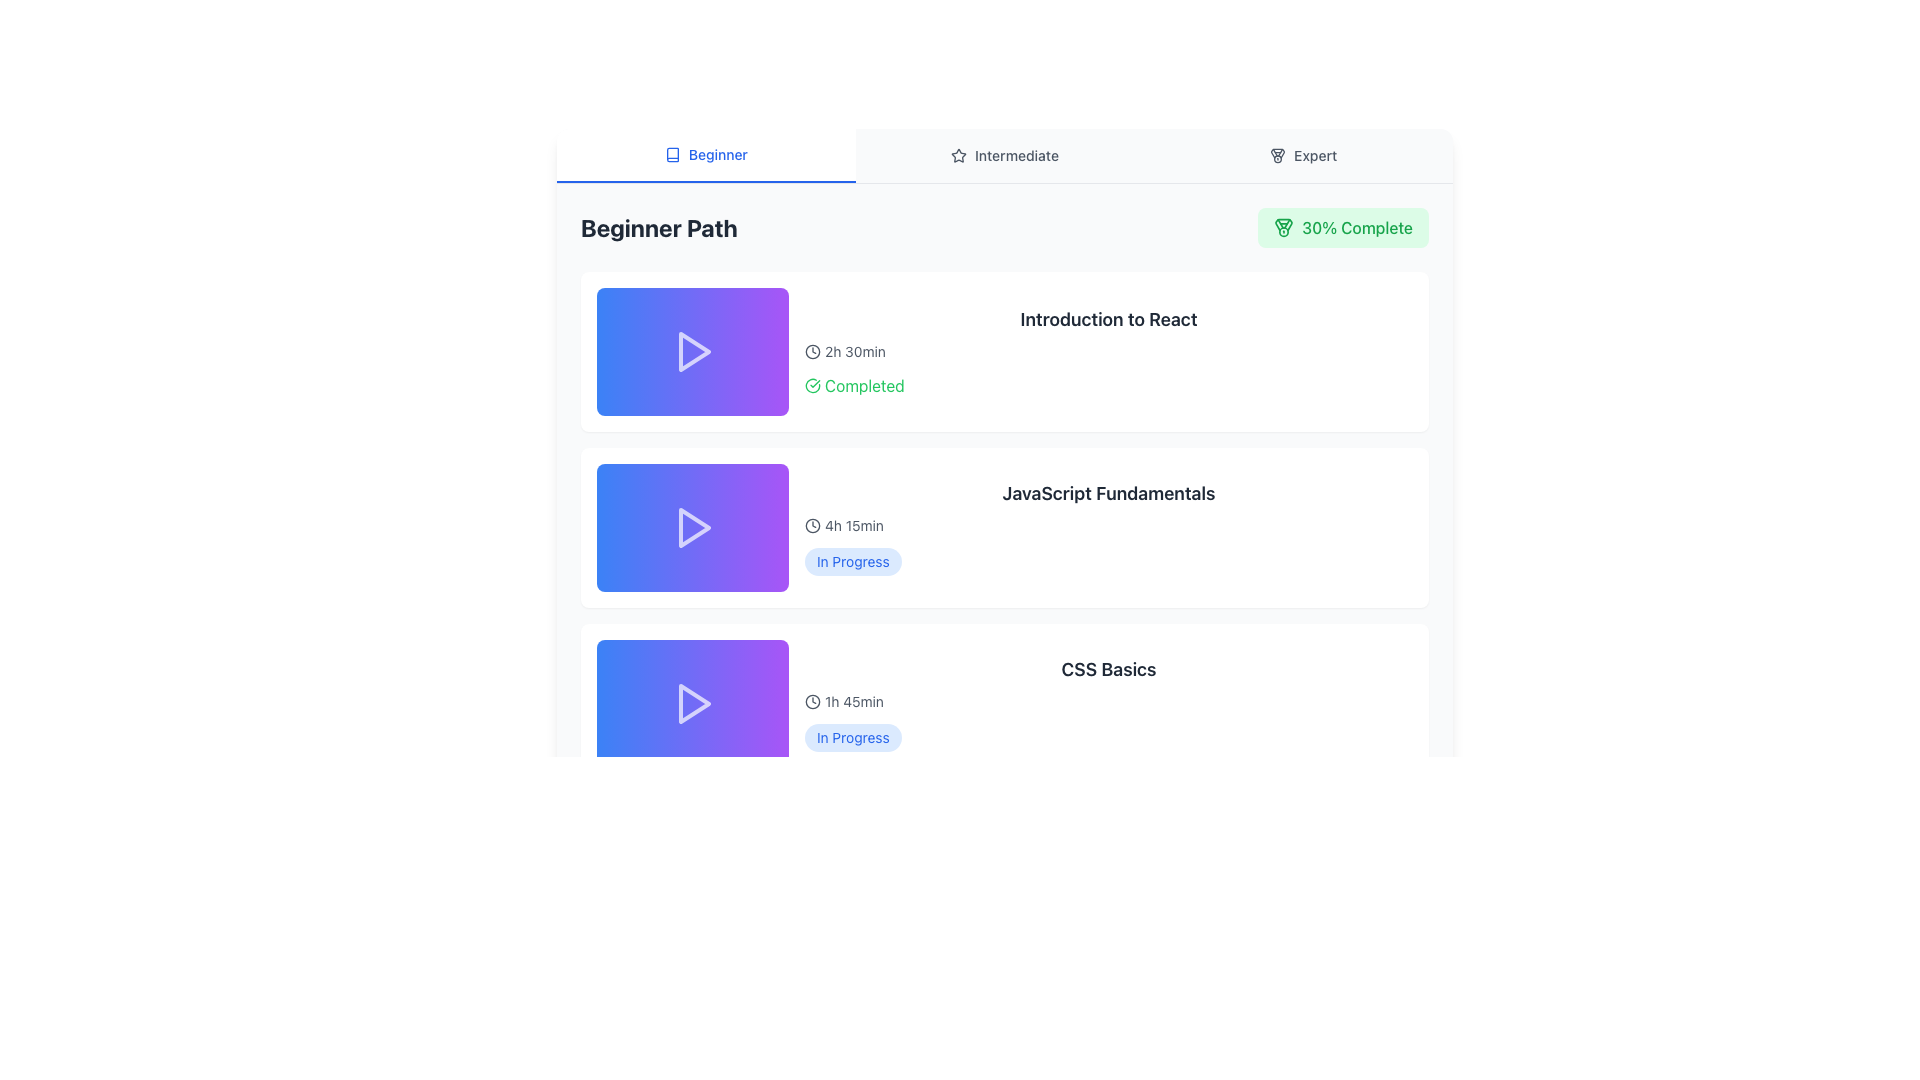 The width and height of the screenshot is (1920, 1080). I want to click on the second course entry card in the vertical list, which provides an overview of the course topic including title, duration, and progress status, so click(1107, 527).